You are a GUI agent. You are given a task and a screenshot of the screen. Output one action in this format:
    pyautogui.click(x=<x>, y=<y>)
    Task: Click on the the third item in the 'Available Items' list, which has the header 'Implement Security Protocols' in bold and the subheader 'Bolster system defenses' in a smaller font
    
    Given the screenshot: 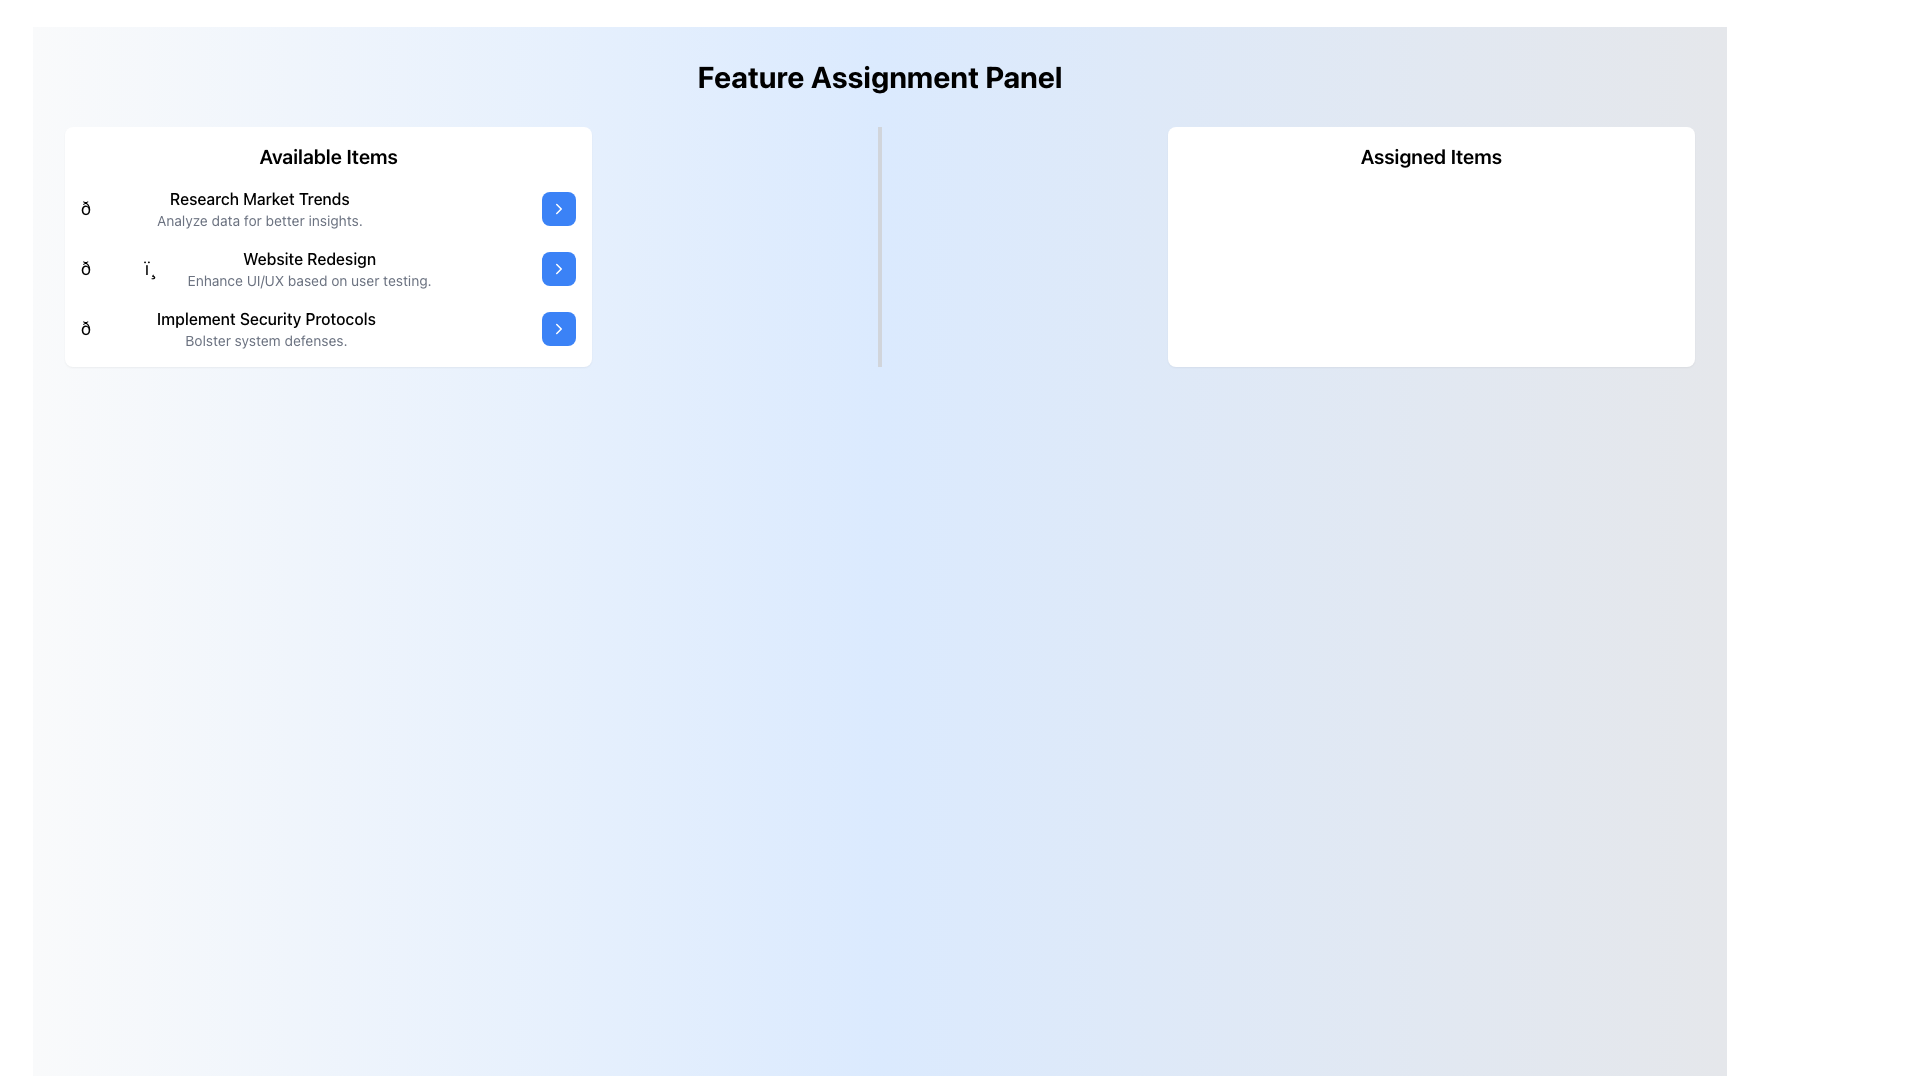 What is the action you would take?
    pyautogui.click(x=265, y=327)
    